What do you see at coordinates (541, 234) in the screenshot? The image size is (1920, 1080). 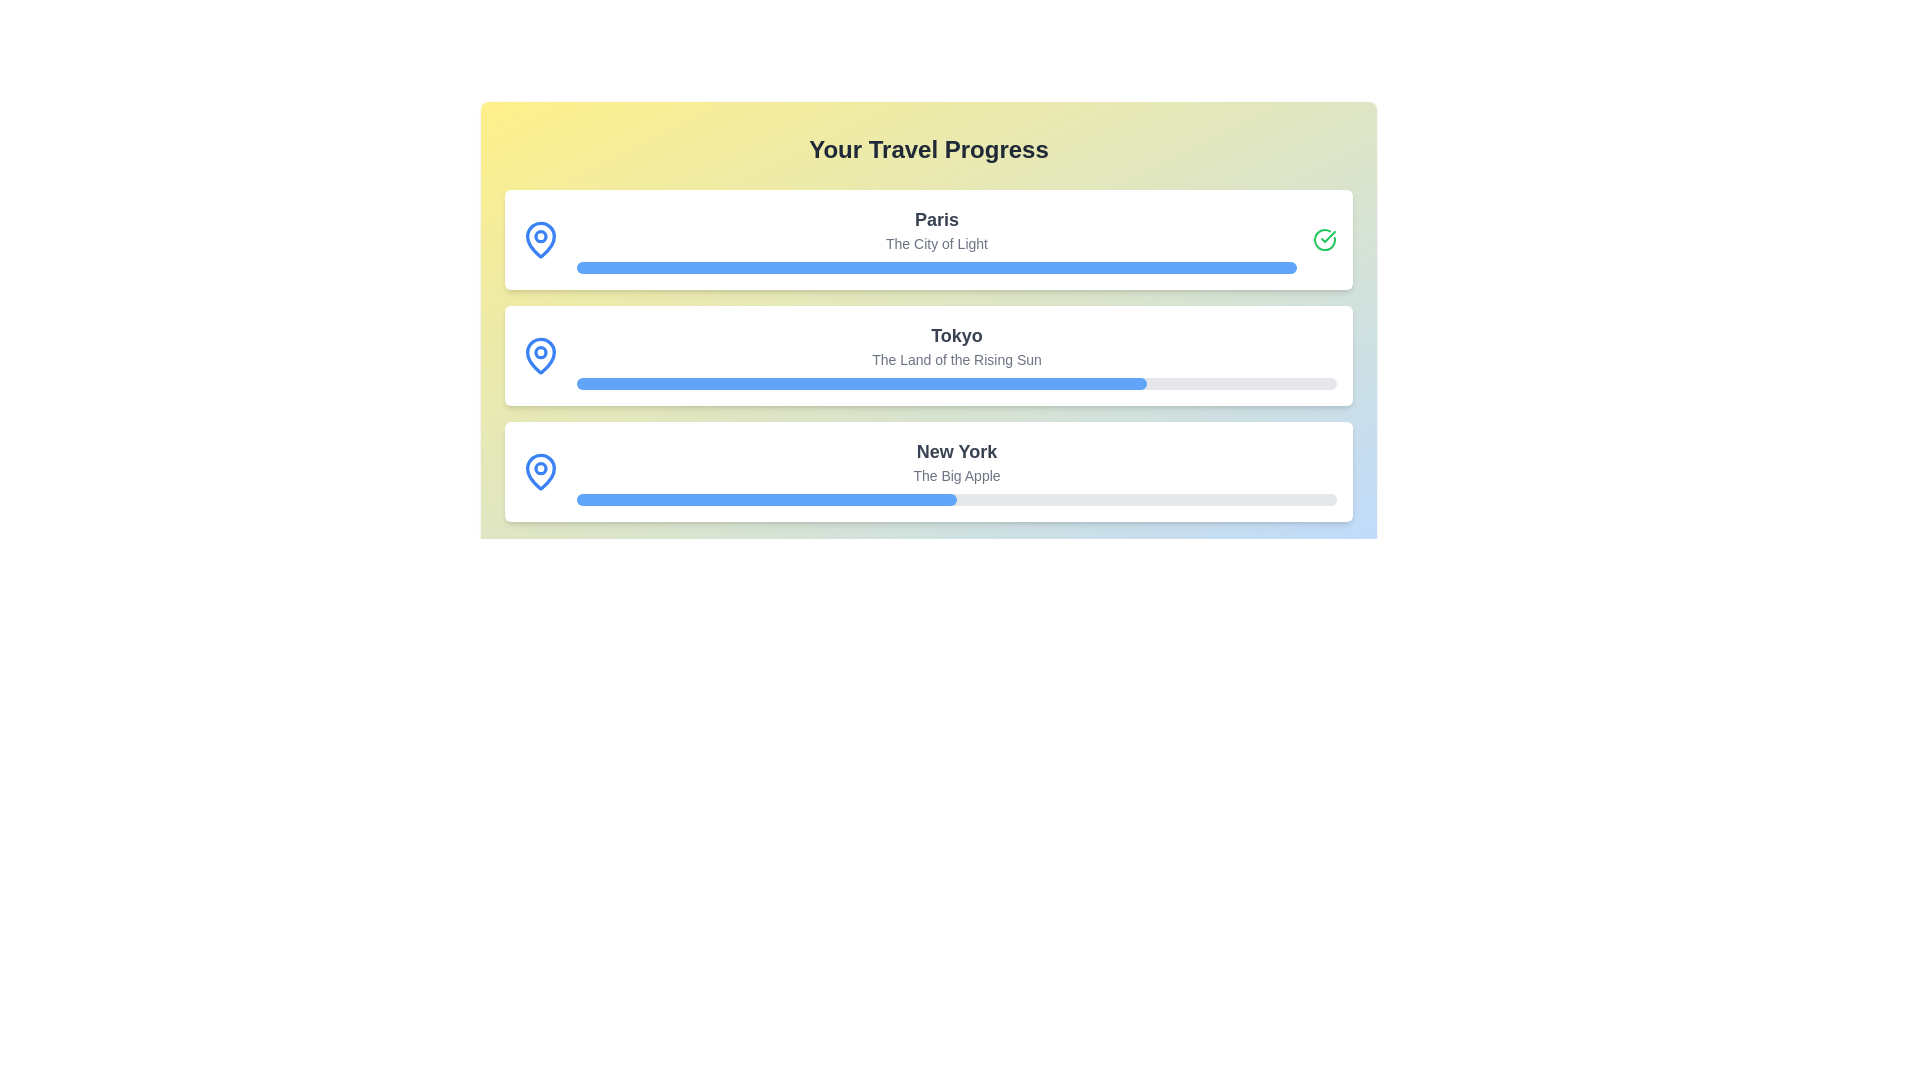 I see `the blue circular element within the SVG map pin icon located next to the 'Paris' label in the travel progress card` at bounding box center [541, 234].